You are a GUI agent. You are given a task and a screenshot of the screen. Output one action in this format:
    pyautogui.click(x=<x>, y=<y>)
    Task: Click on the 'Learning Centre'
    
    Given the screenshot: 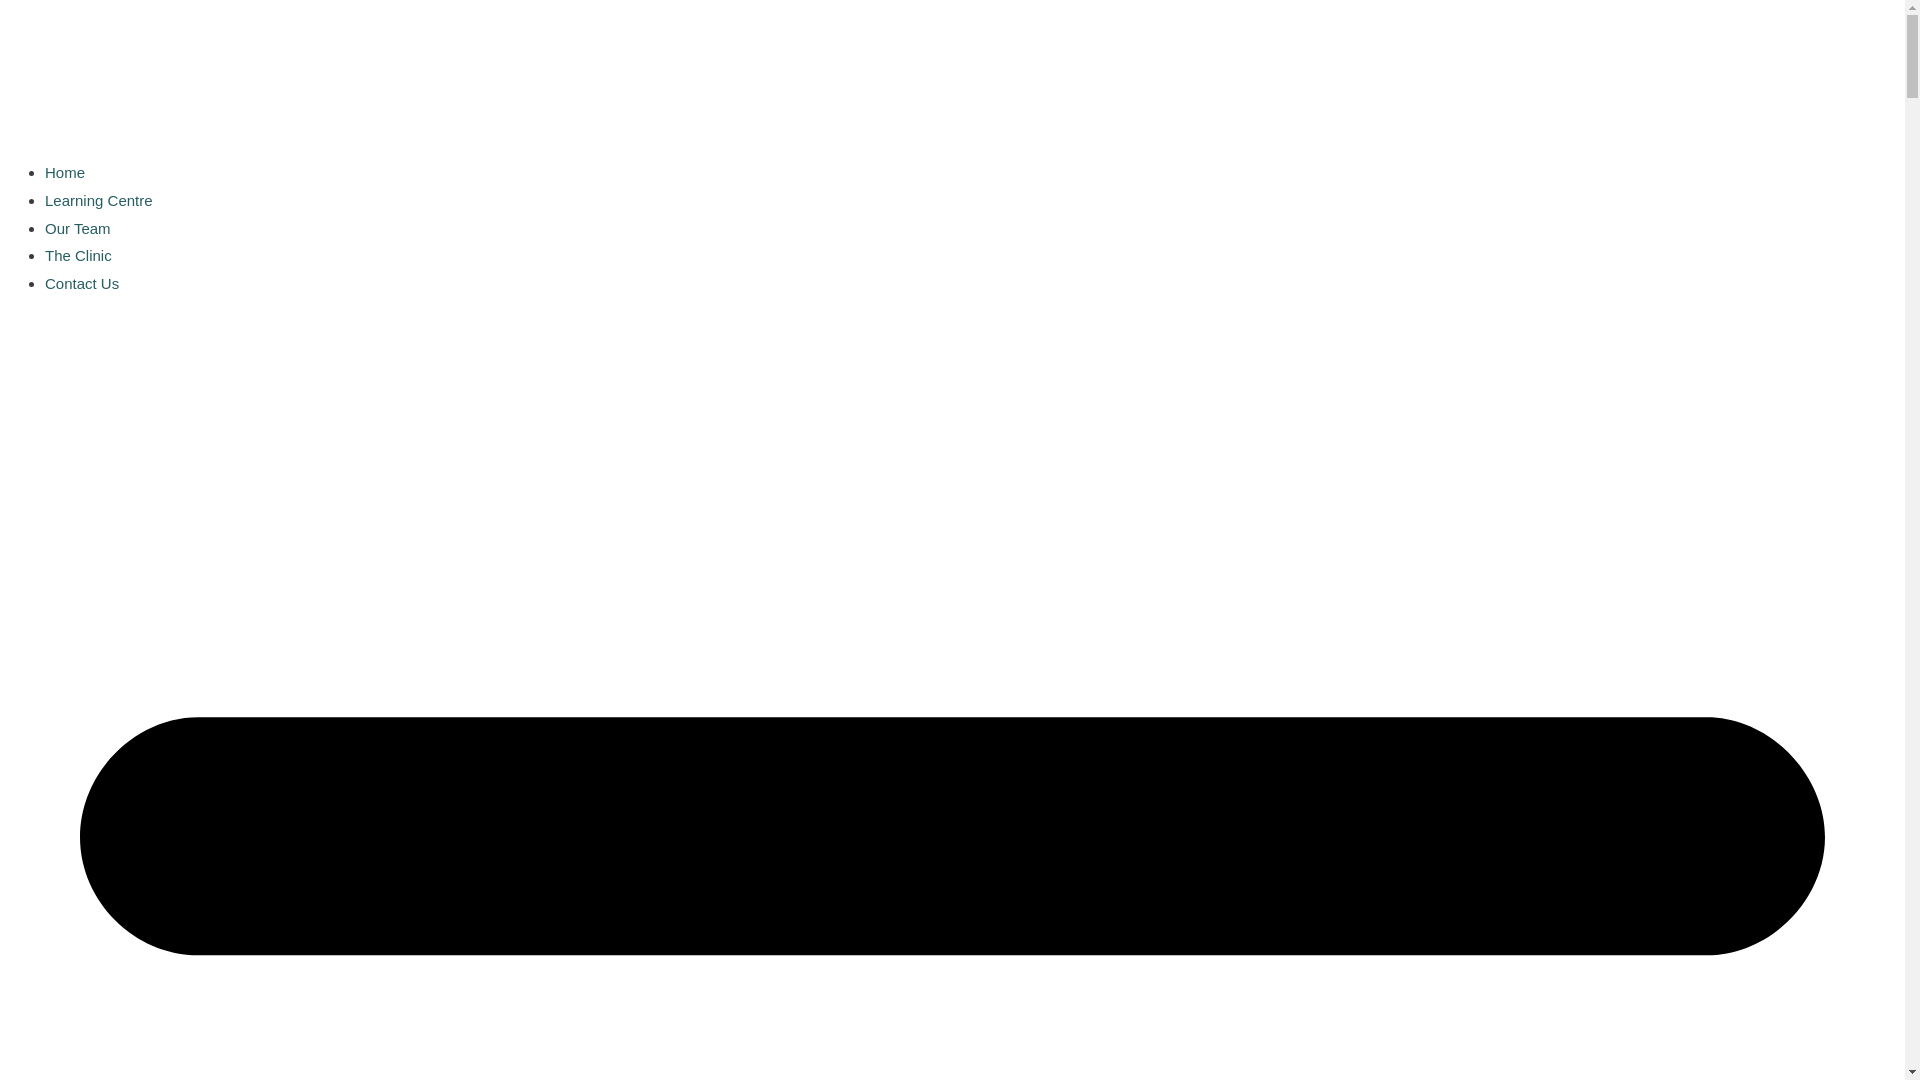 What is the action you would take?
    pyautogui.click(x=98, y=200)
    